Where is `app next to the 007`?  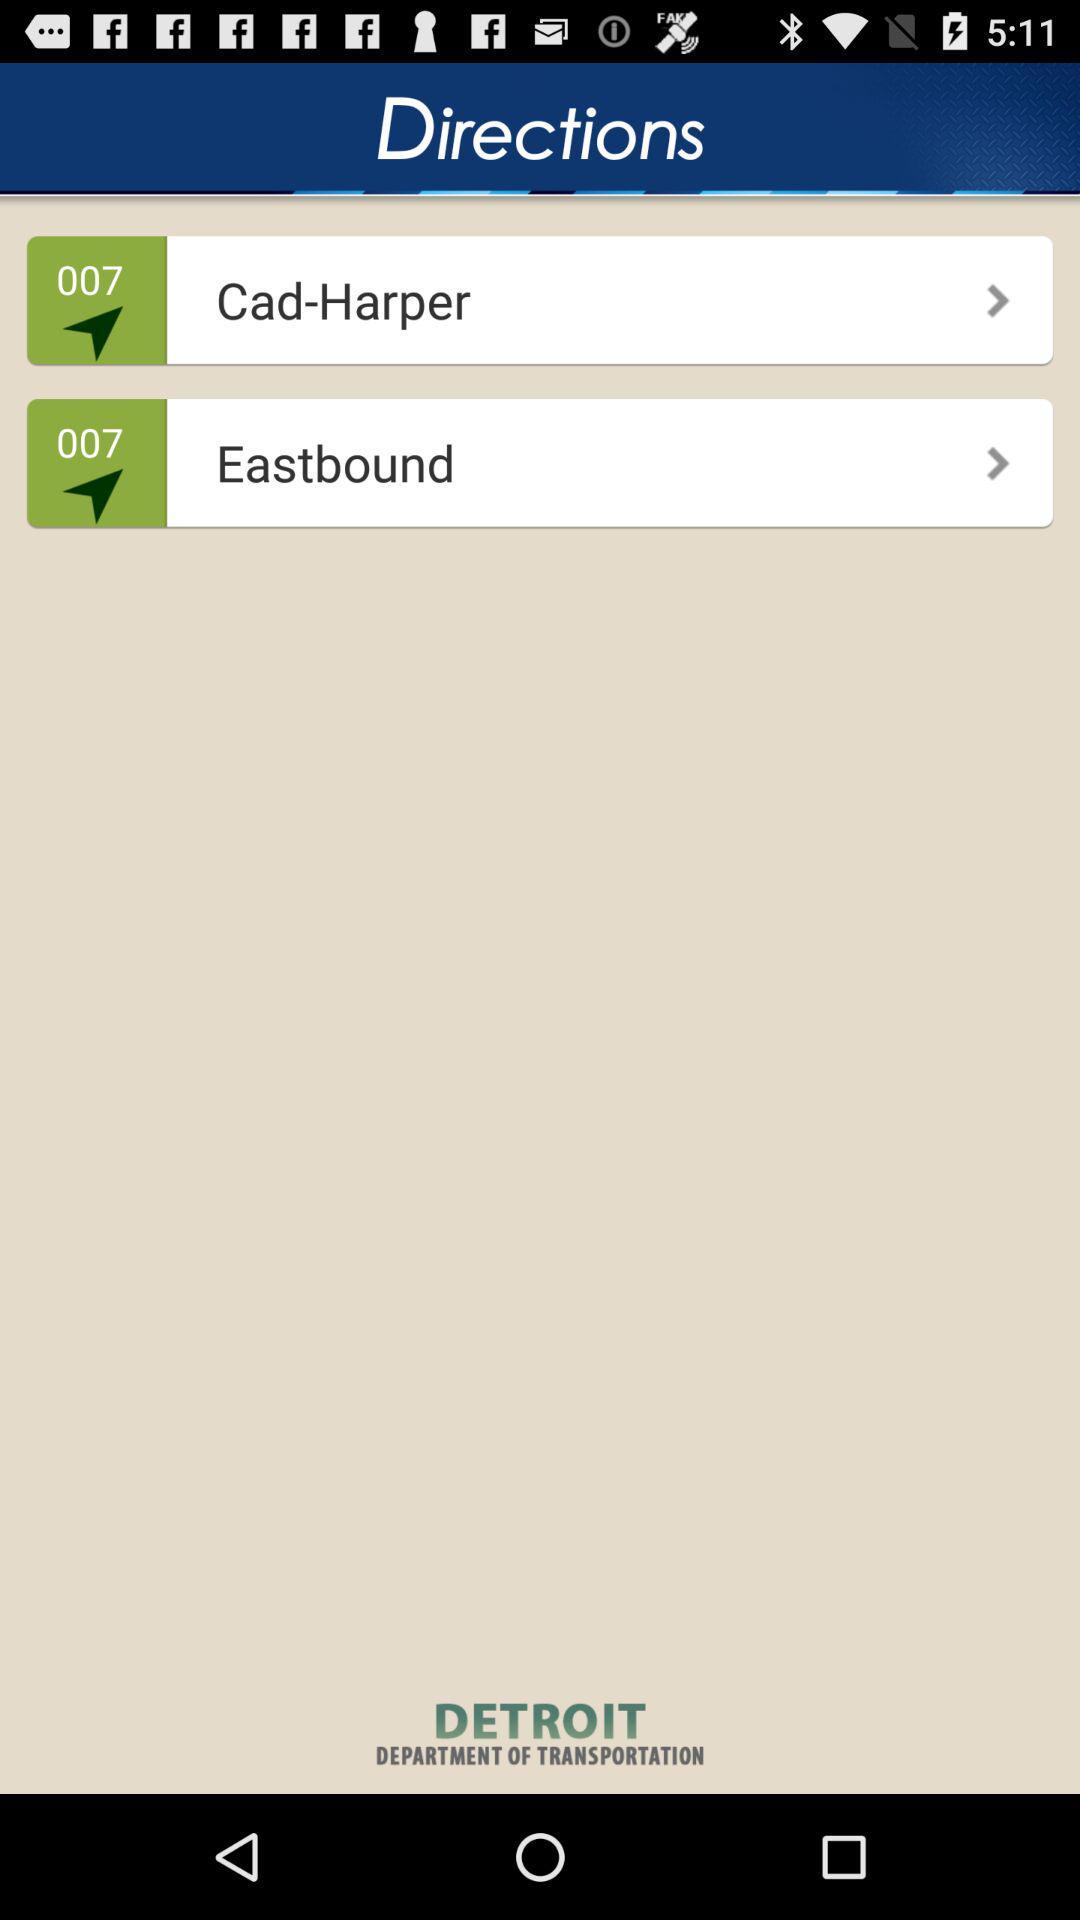
app next to the 007 is located at coordinates (533, 455).